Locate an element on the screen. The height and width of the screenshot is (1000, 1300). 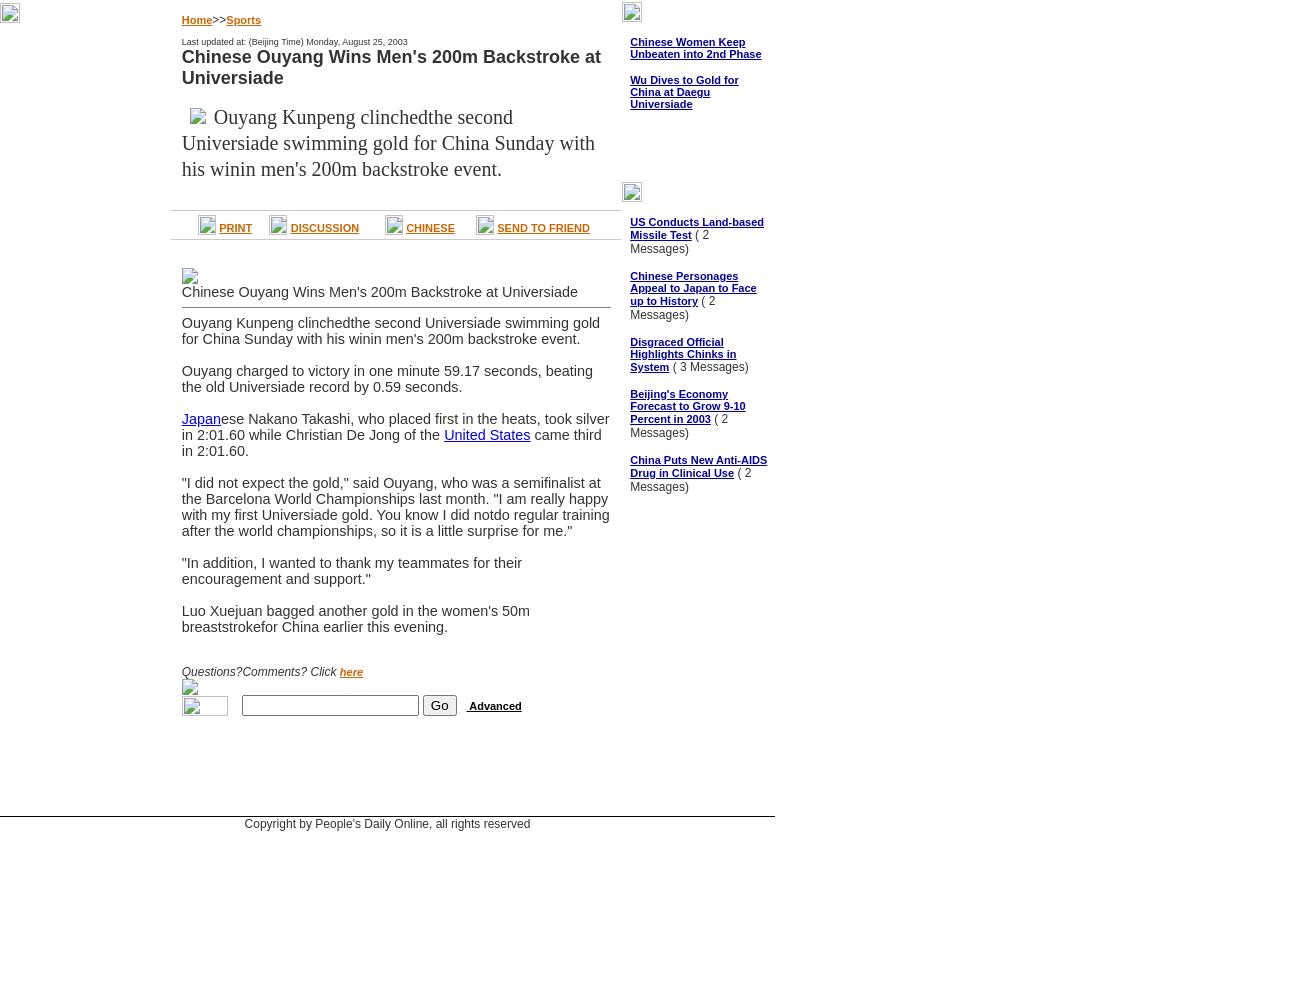
'Chinese Personages Appeal to Japan to Face up to History' is located at coordinates (692, 288).